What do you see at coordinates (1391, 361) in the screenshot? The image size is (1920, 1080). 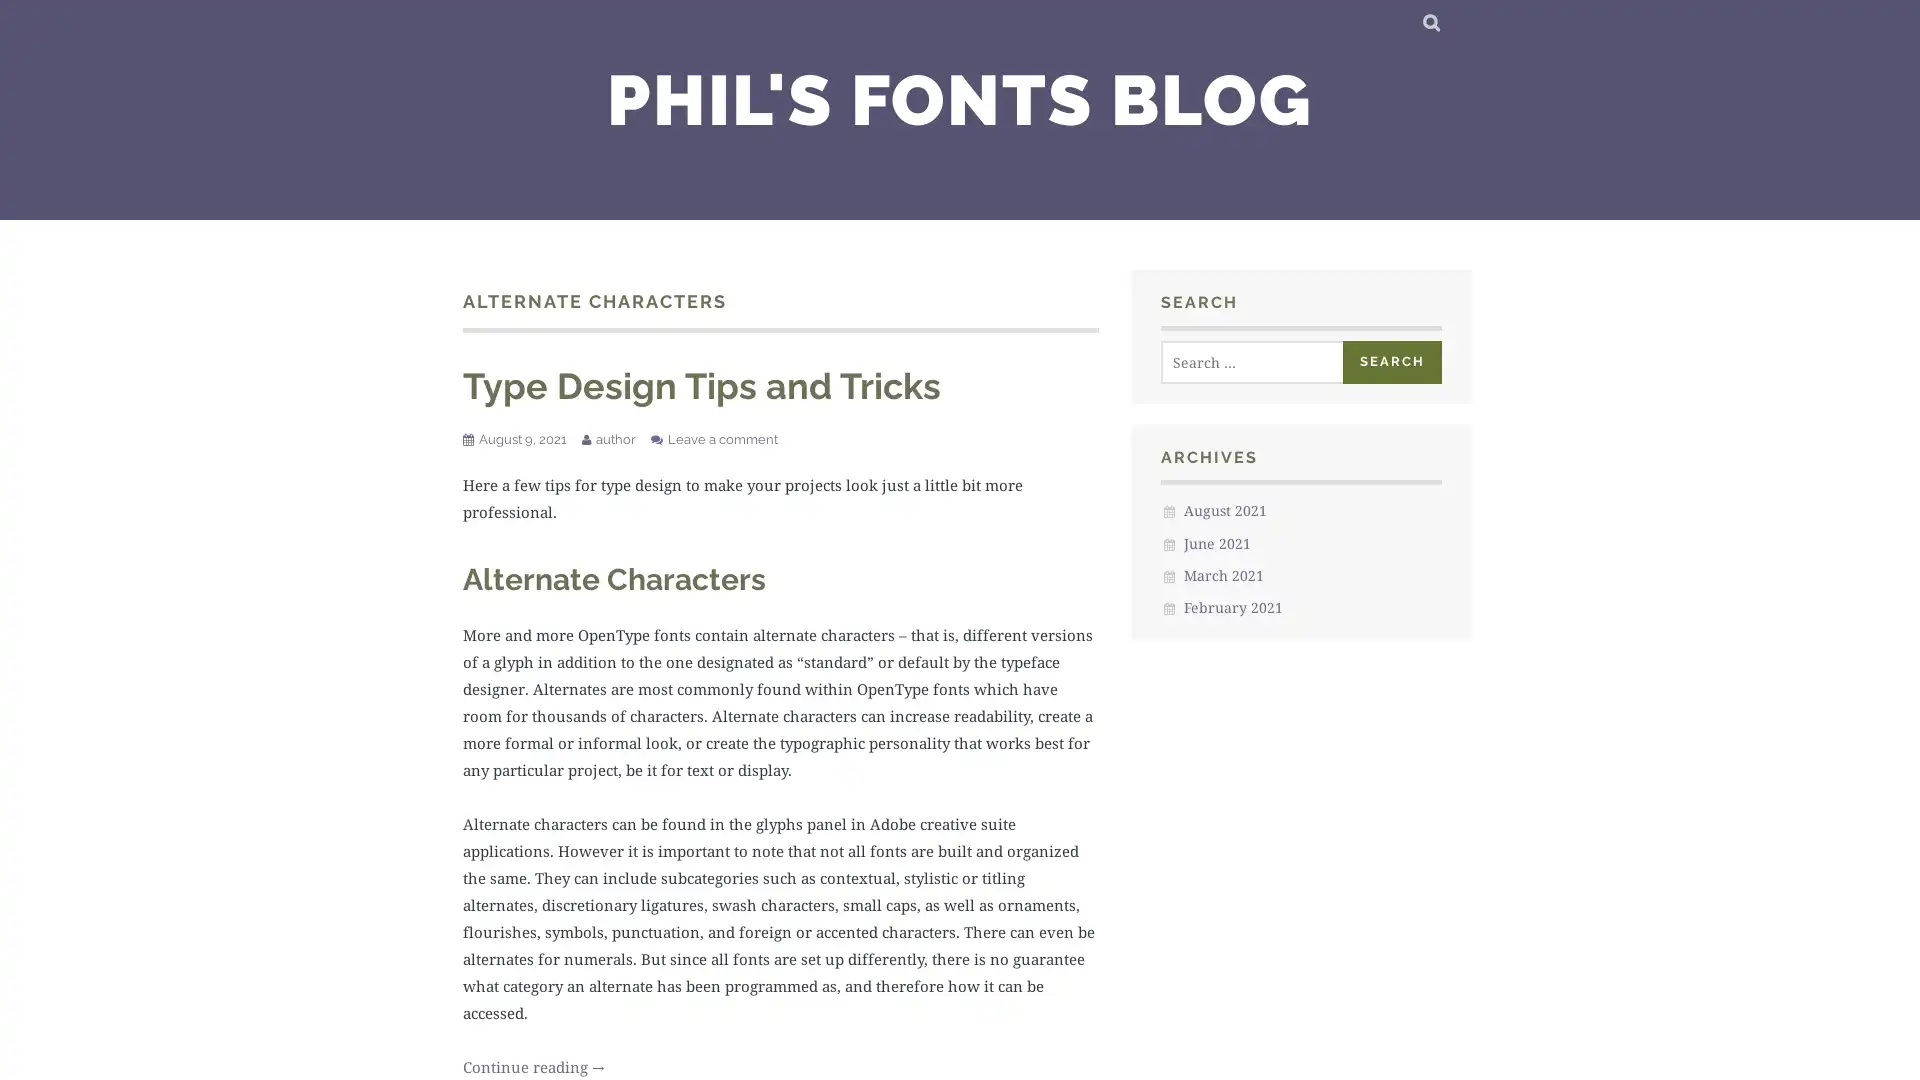 I see `Search` at bounding box center [1391, 361].